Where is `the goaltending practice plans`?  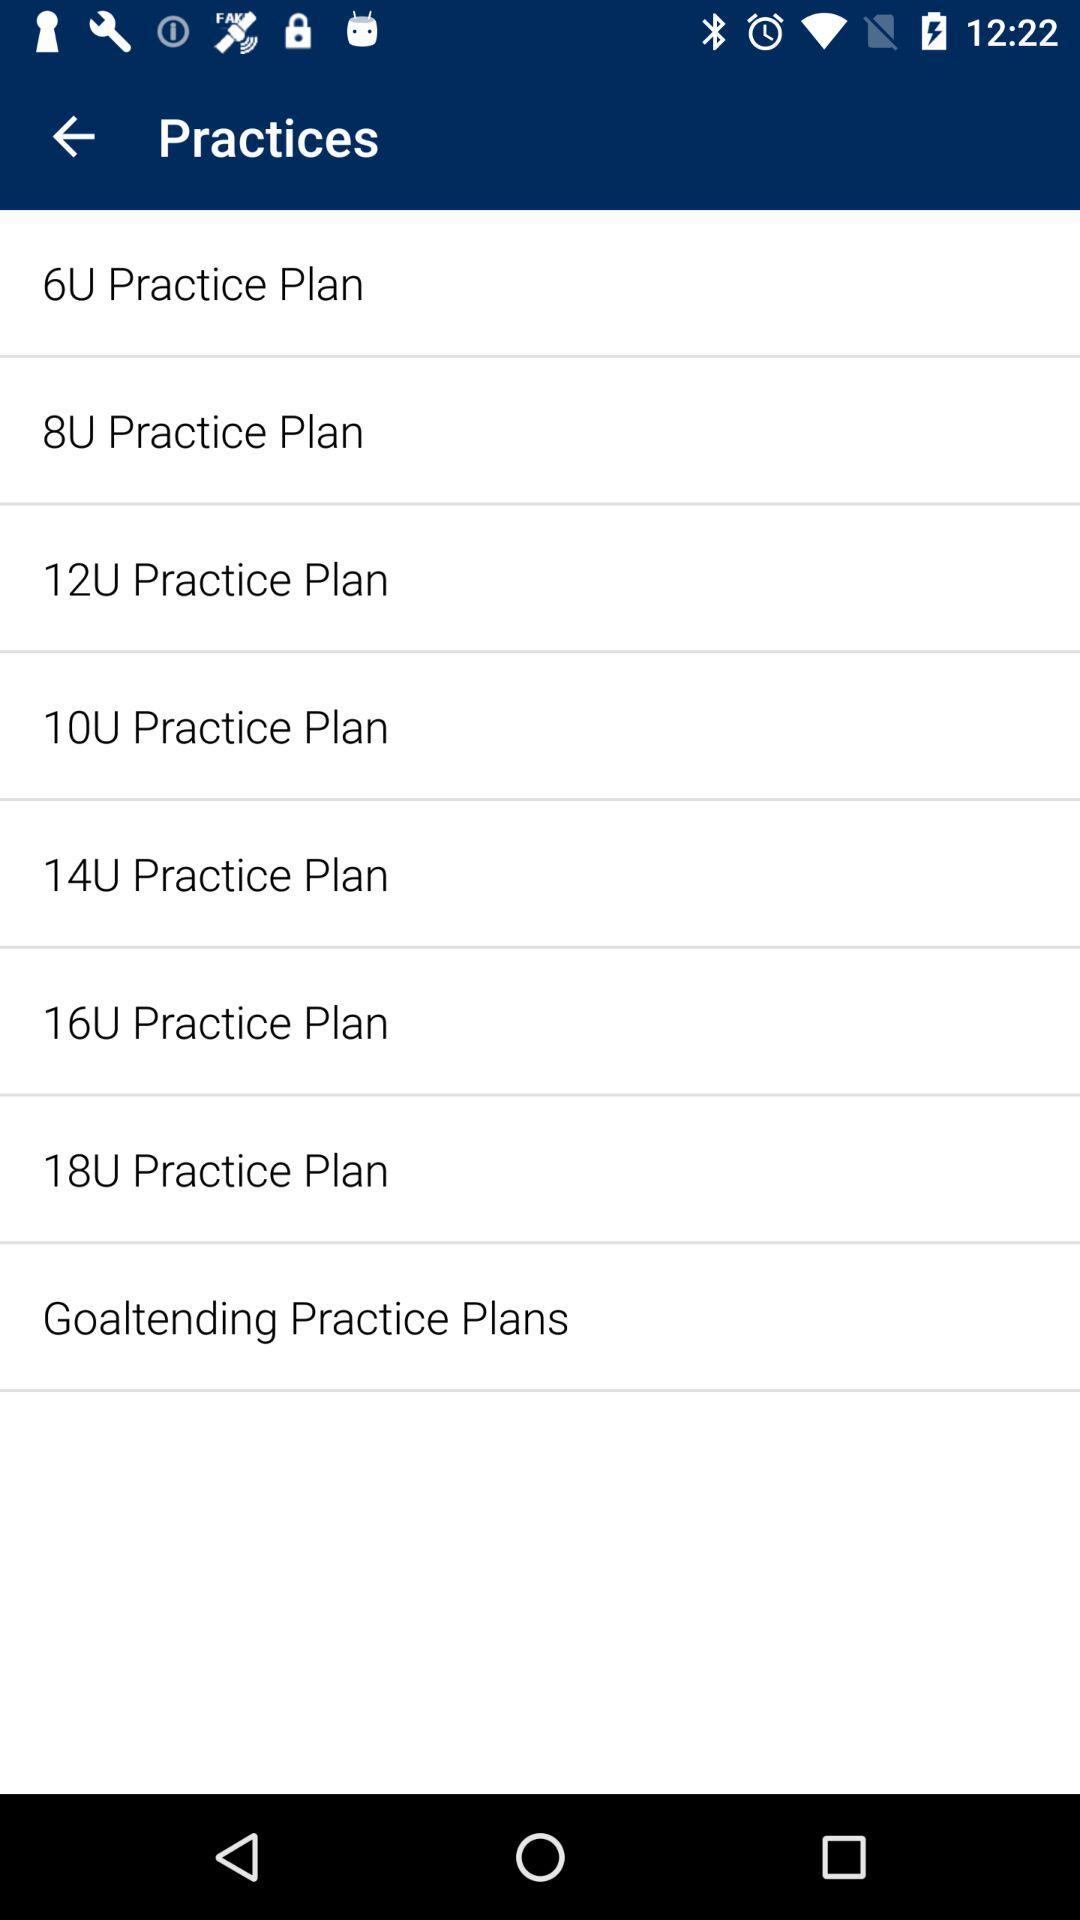 the goaltending practice plans is located at coordinates (540, 1316).